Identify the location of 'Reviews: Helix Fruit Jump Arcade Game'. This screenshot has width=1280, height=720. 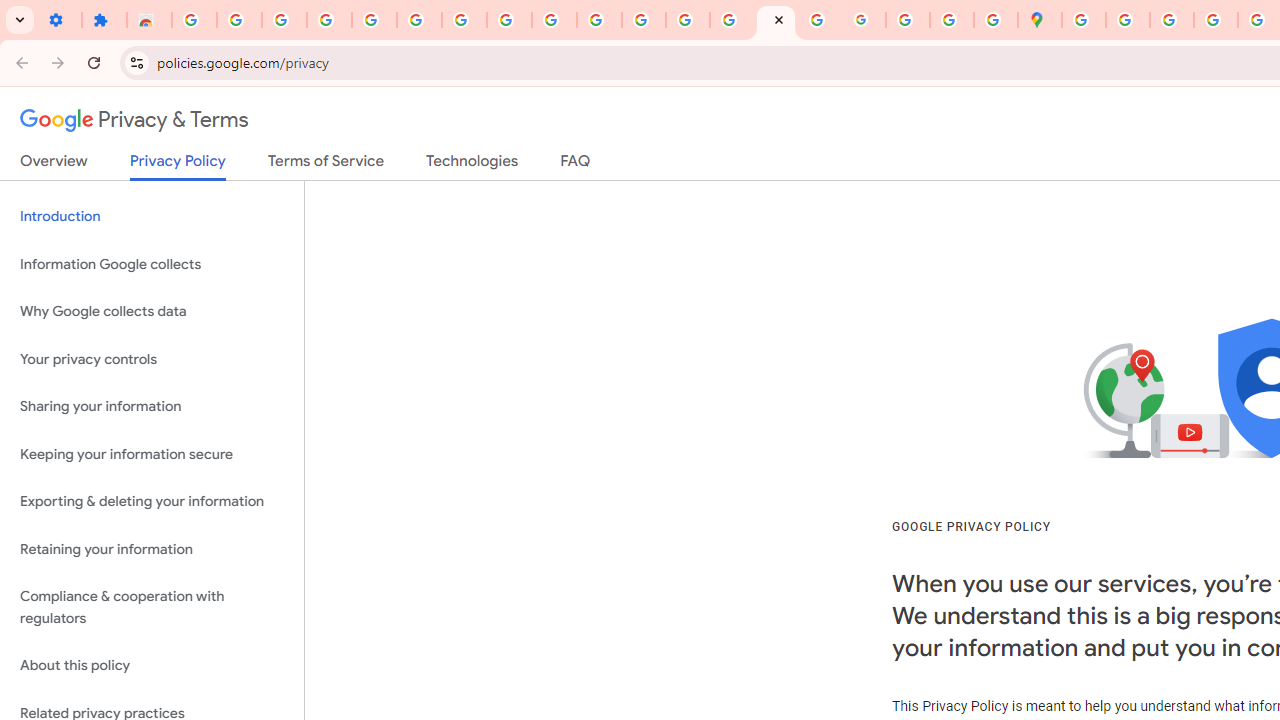
(148, 20).